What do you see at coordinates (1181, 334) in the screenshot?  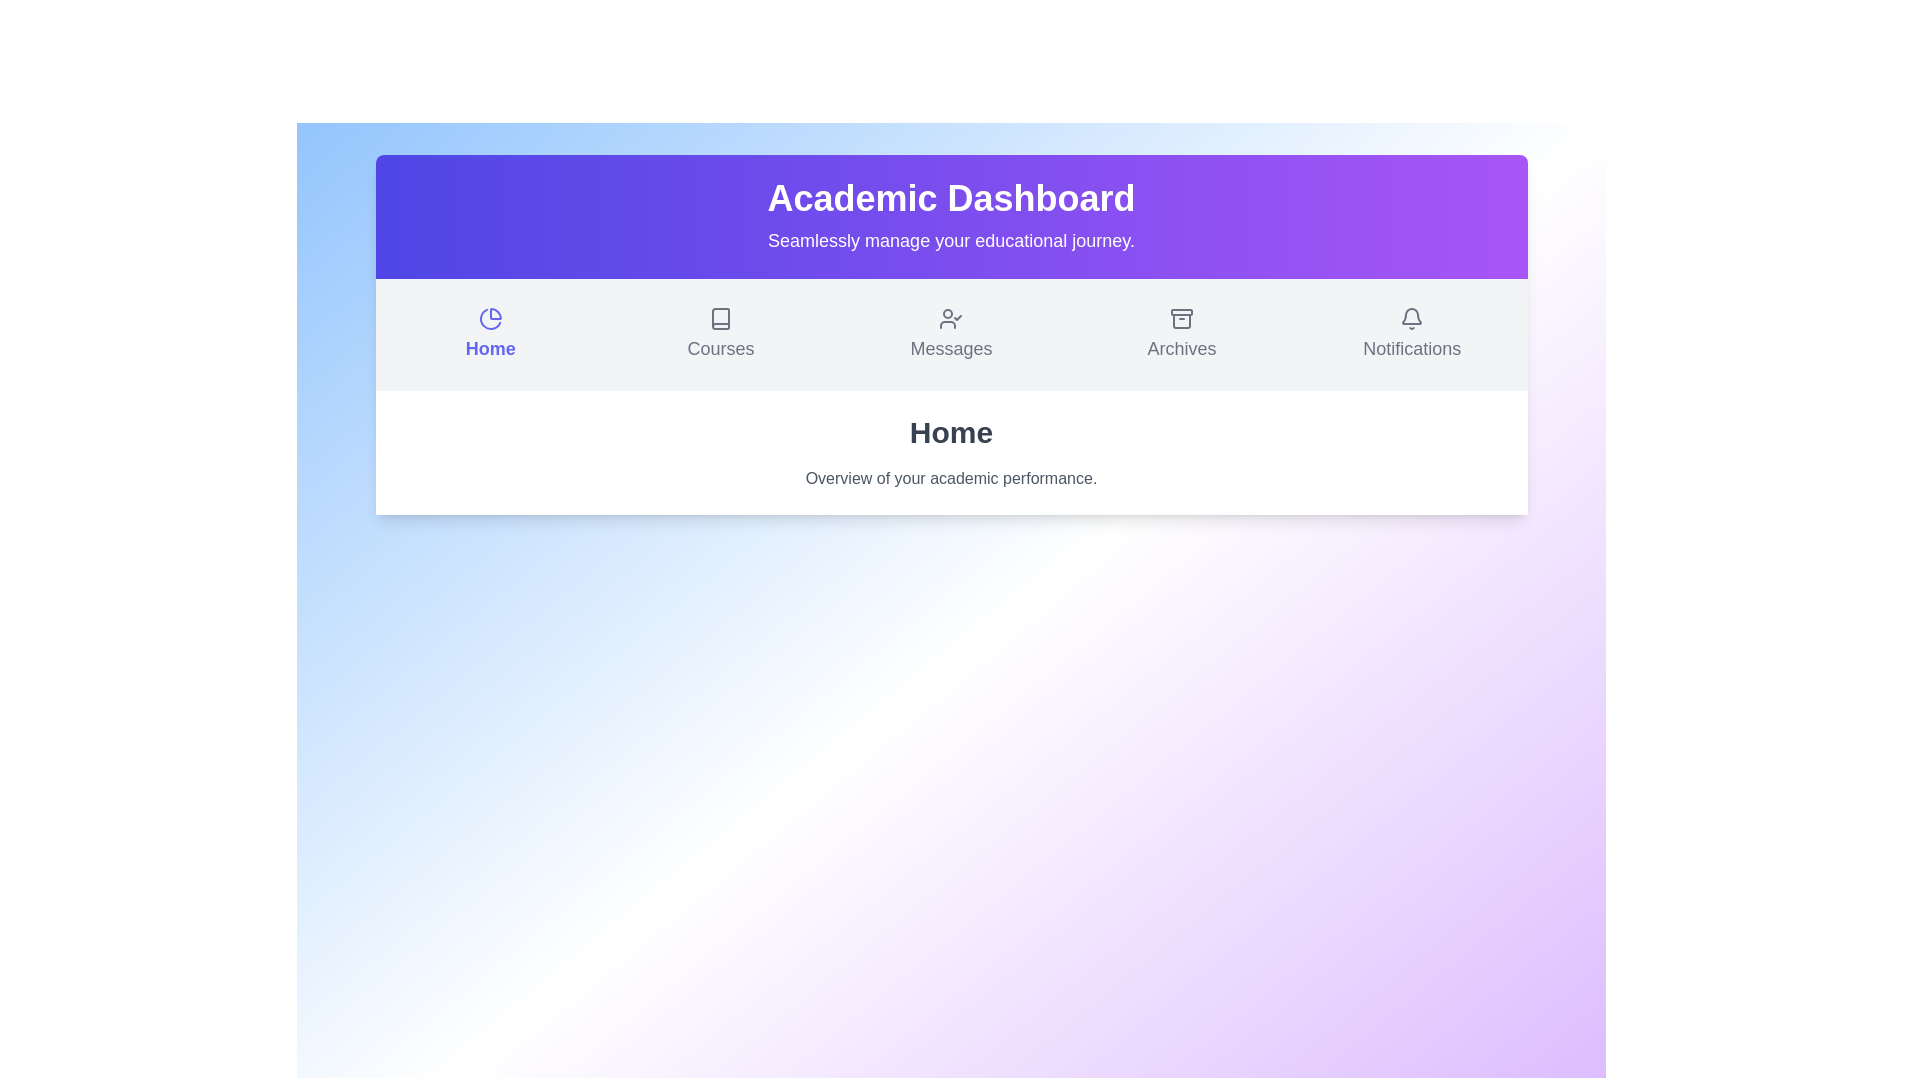 I see `the Archives section from the menu` at bounding box center [1181, 334].